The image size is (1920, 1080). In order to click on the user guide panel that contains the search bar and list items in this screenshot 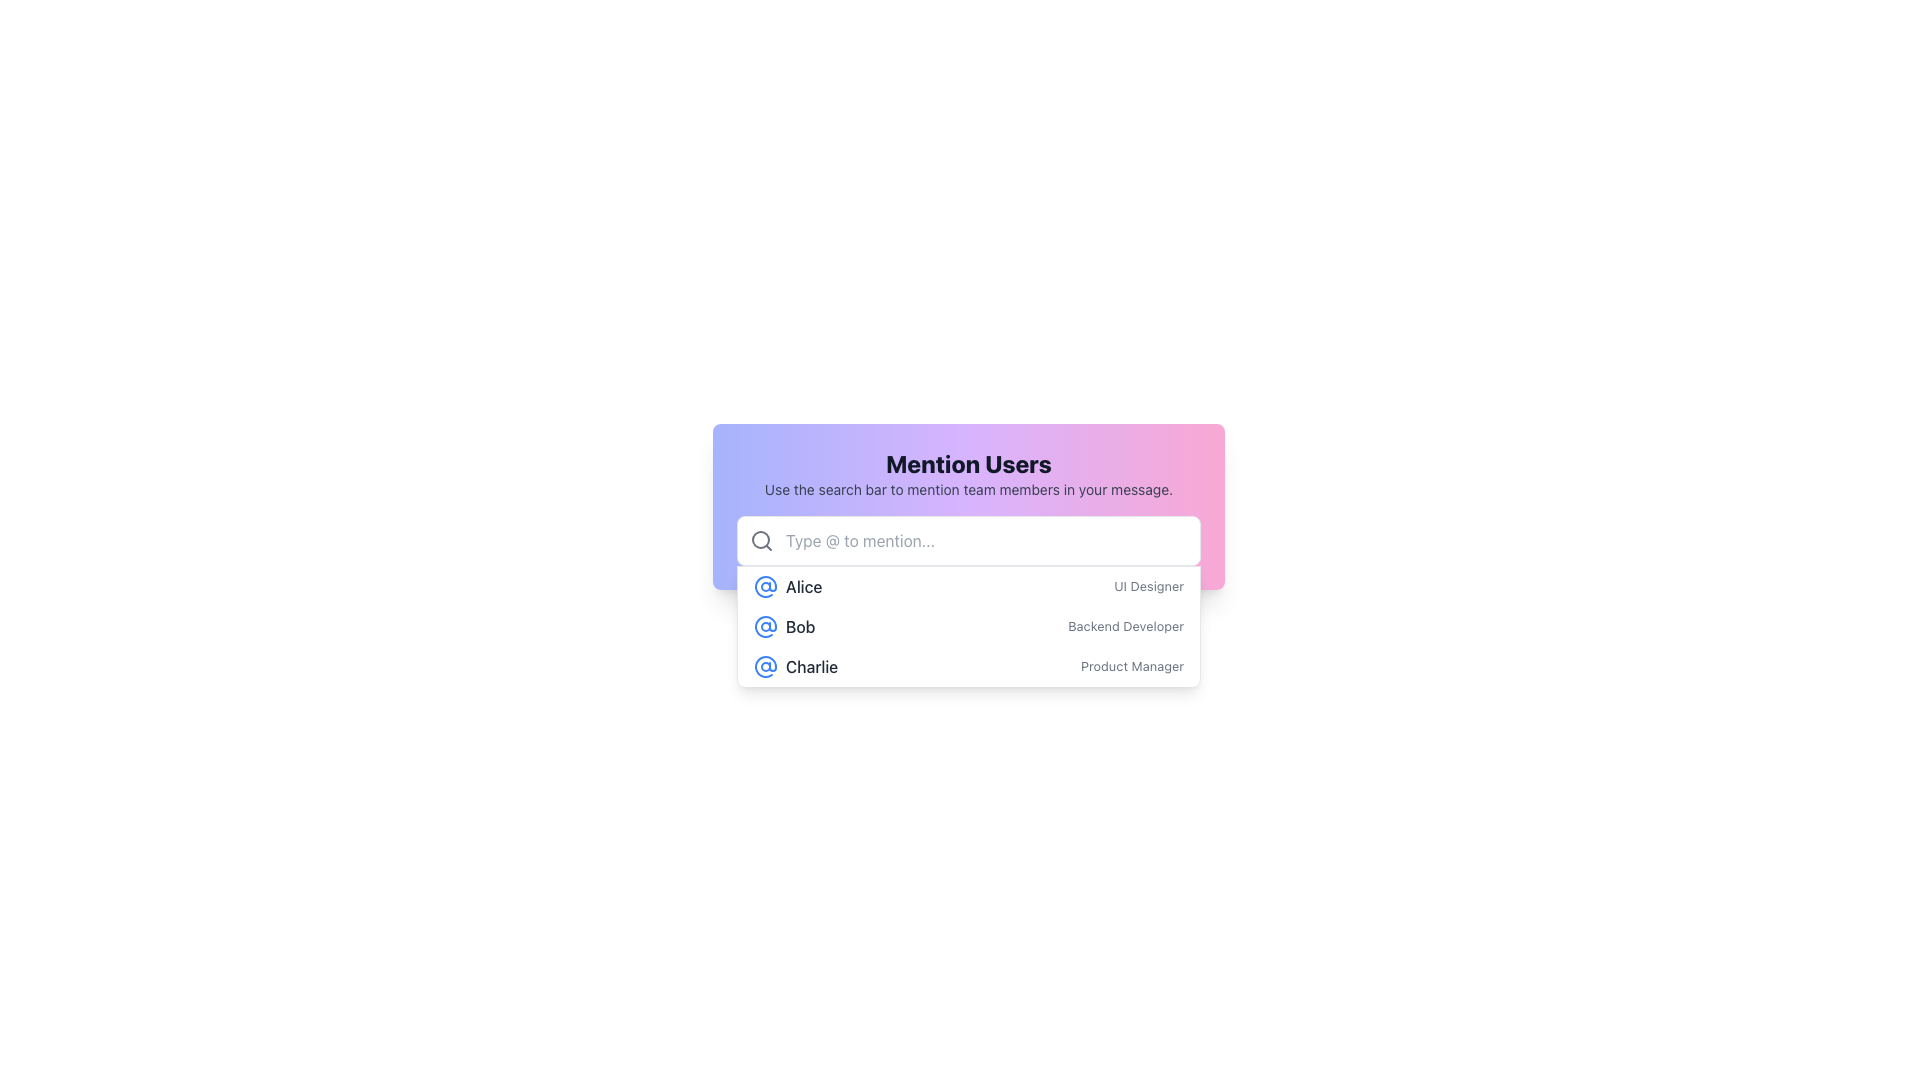, I will do `click(969, 505)`.